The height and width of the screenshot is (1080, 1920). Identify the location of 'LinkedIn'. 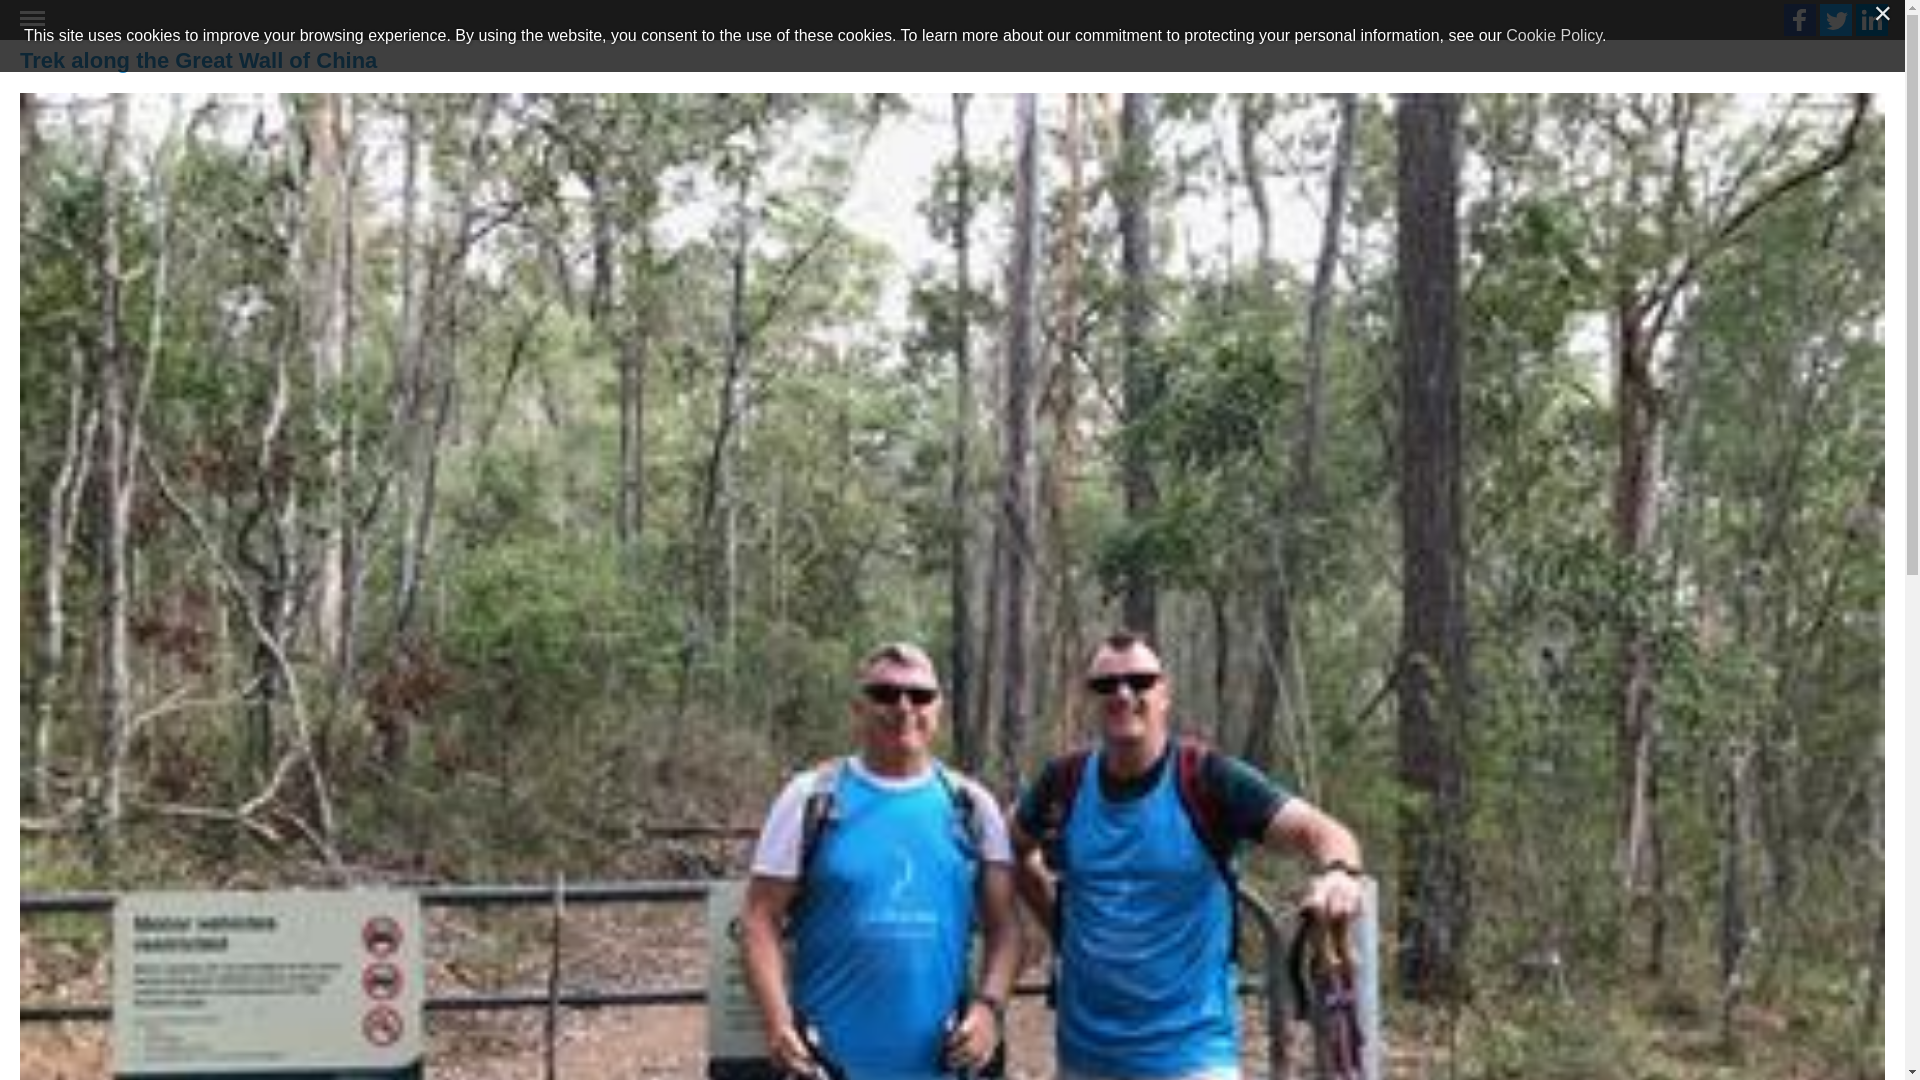
(1871, 19).